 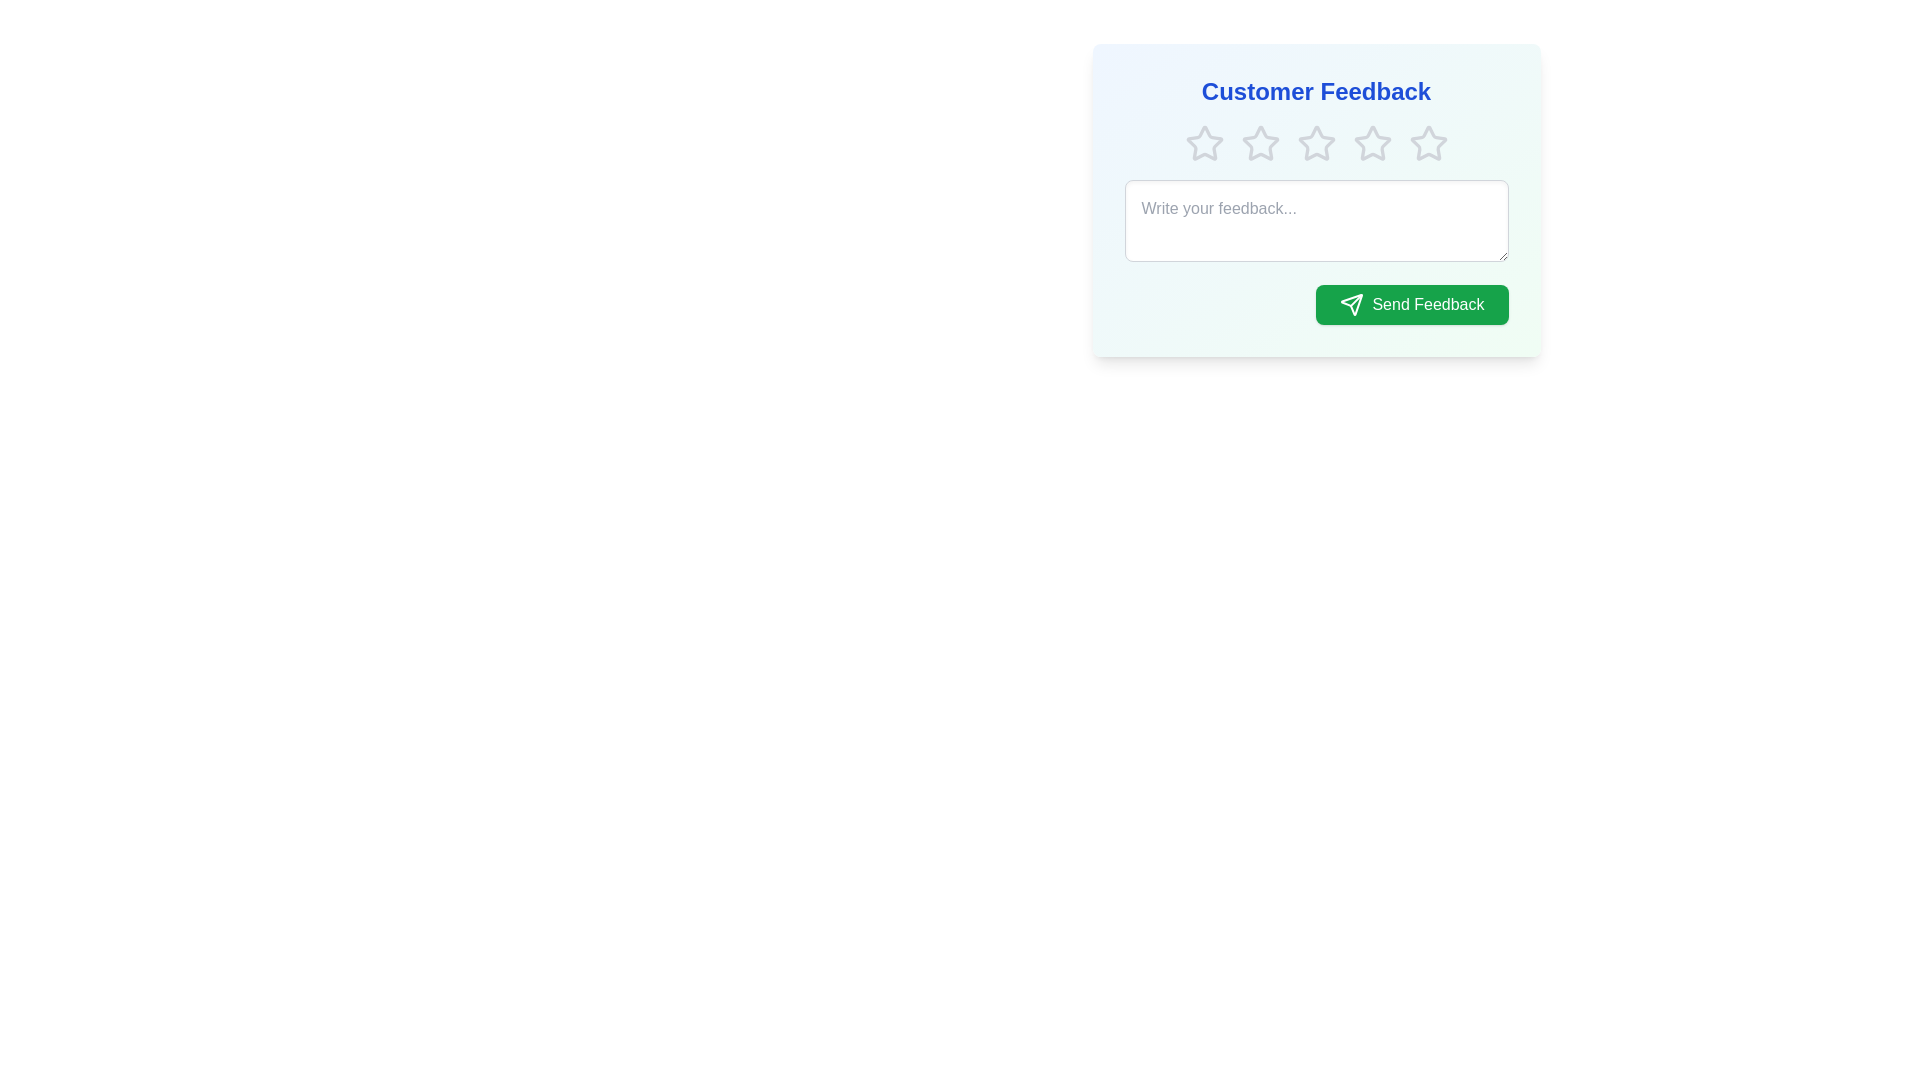 I want to click on the star corresponding to 1 stars to preview the rating, so click(x=1203, y=142).